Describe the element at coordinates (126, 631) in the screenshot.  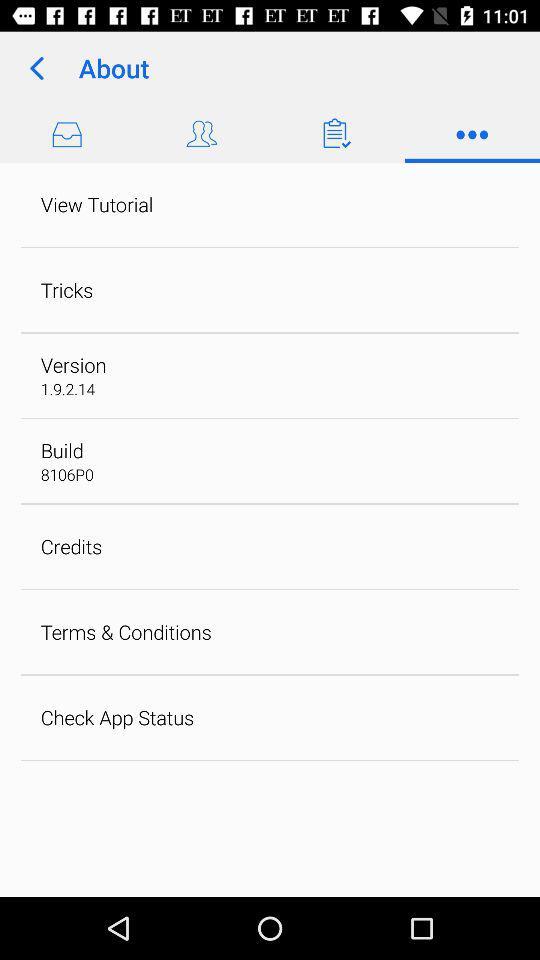
I see `the item above the check app status icon` at that location.